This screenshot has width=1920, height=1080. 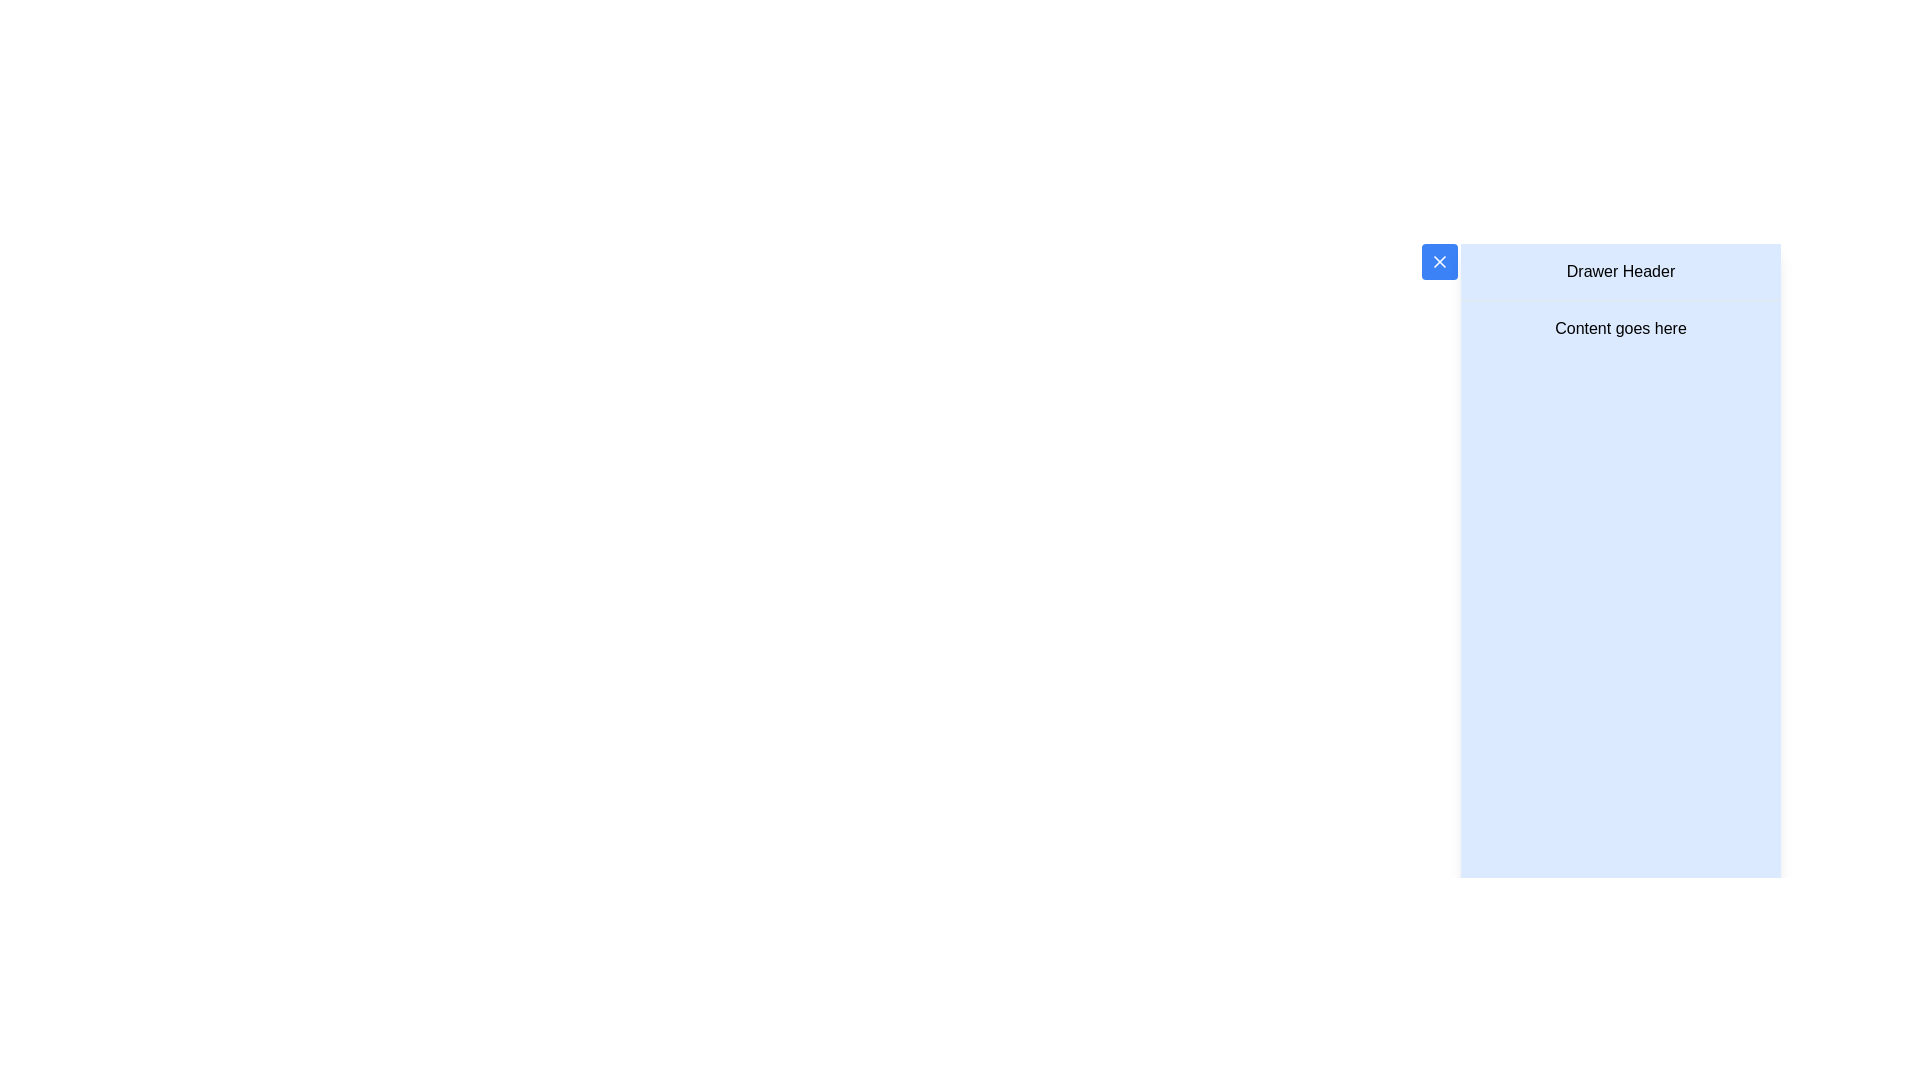 What do you see at coordinates (1438, 261) in the screenshot?
I see `the close button icon, which is a blue button with a white 'X' symbol, located at the top-left corner of the sidebar header` at bounding box center [1438, 261].